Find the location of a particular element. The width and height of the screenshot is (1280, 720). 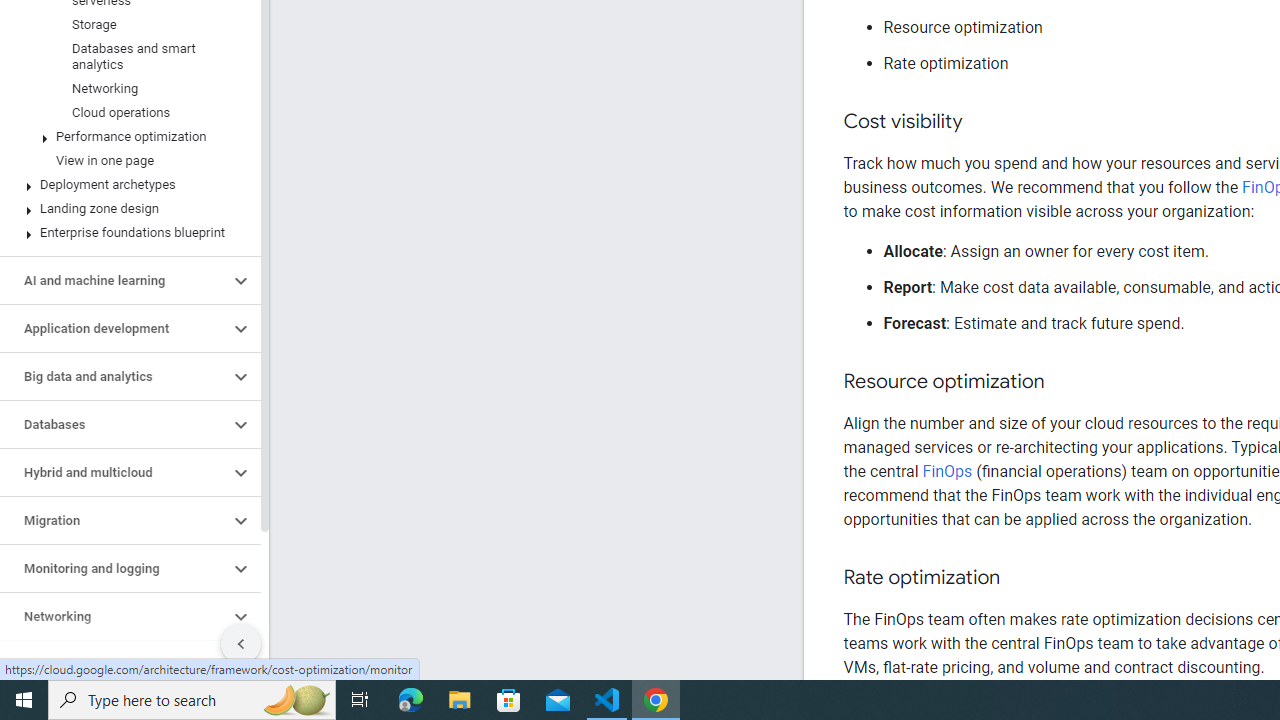

'Landing zone design' is located at coordinates (125, 209).